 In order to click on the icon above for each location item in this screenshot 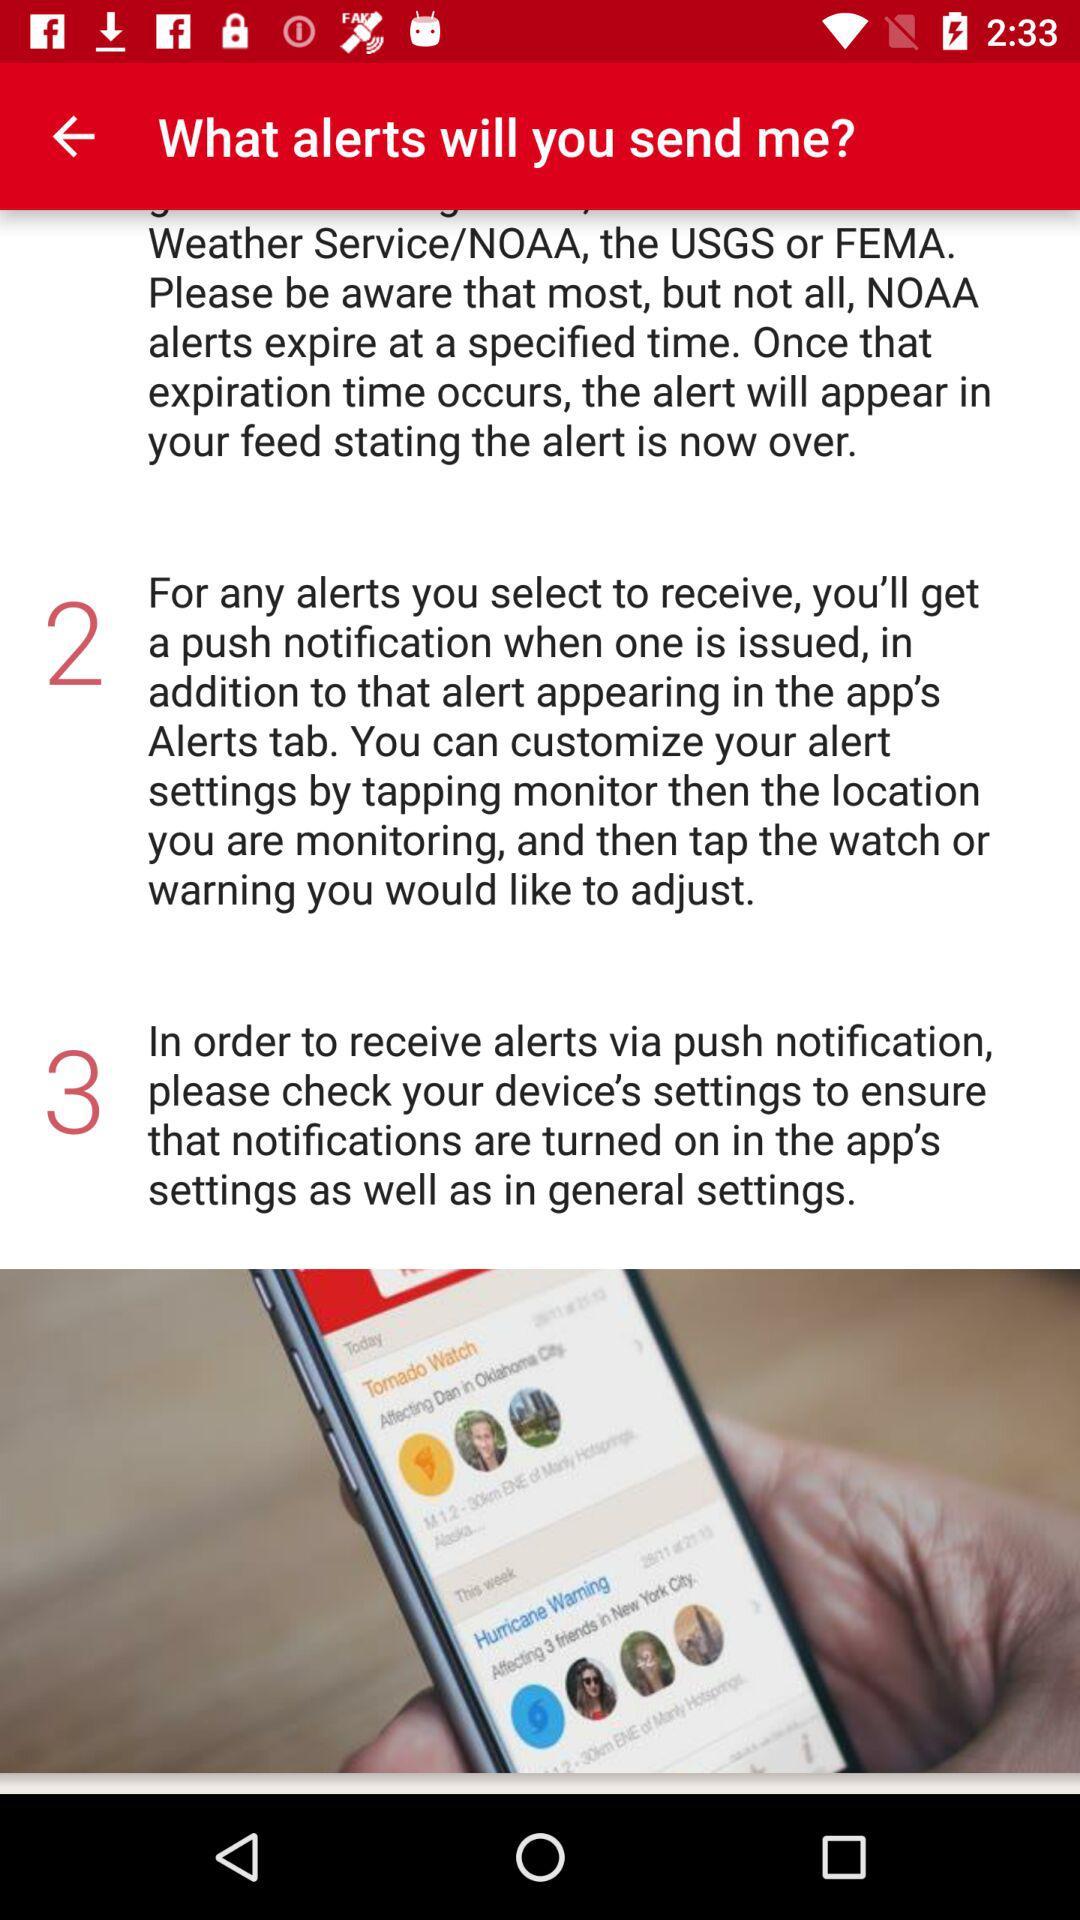, I will do `click(72, 135)`.